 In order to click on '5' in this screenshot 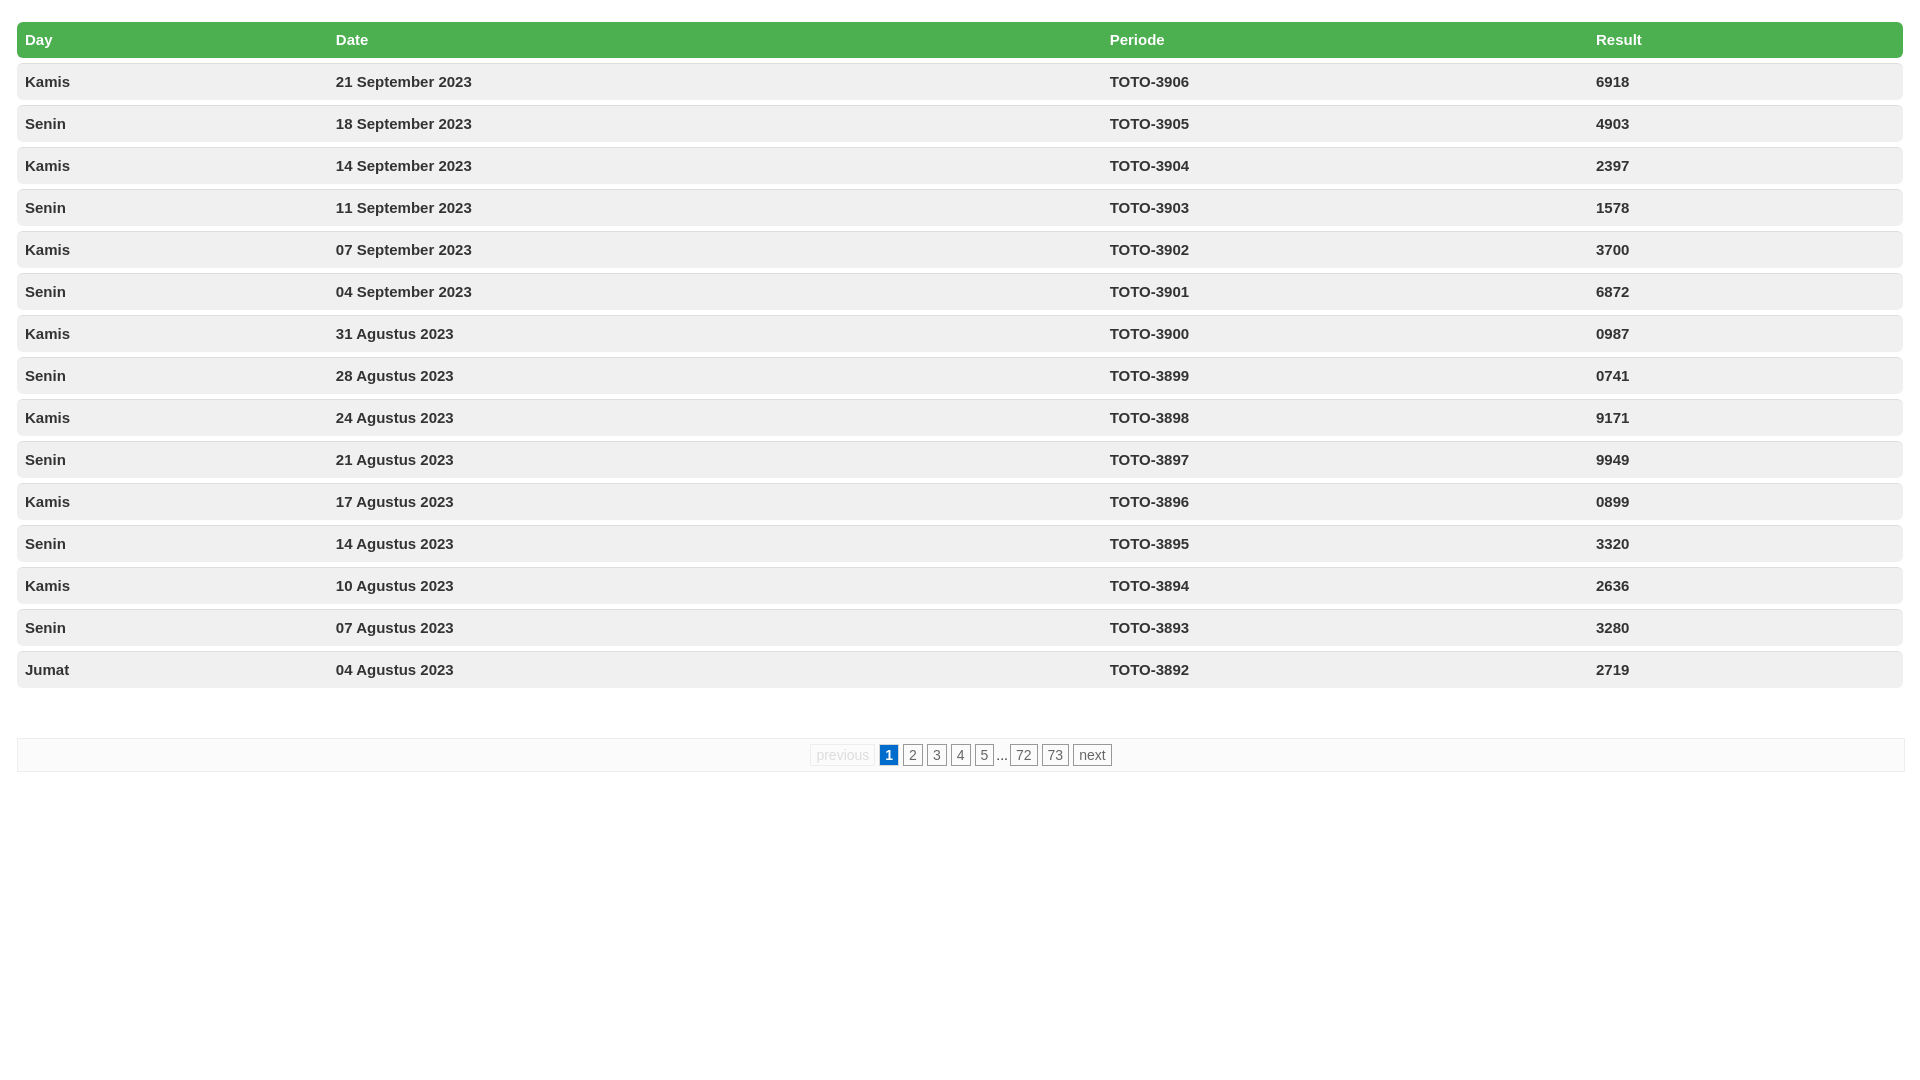, I will do `click(983, 755)`.